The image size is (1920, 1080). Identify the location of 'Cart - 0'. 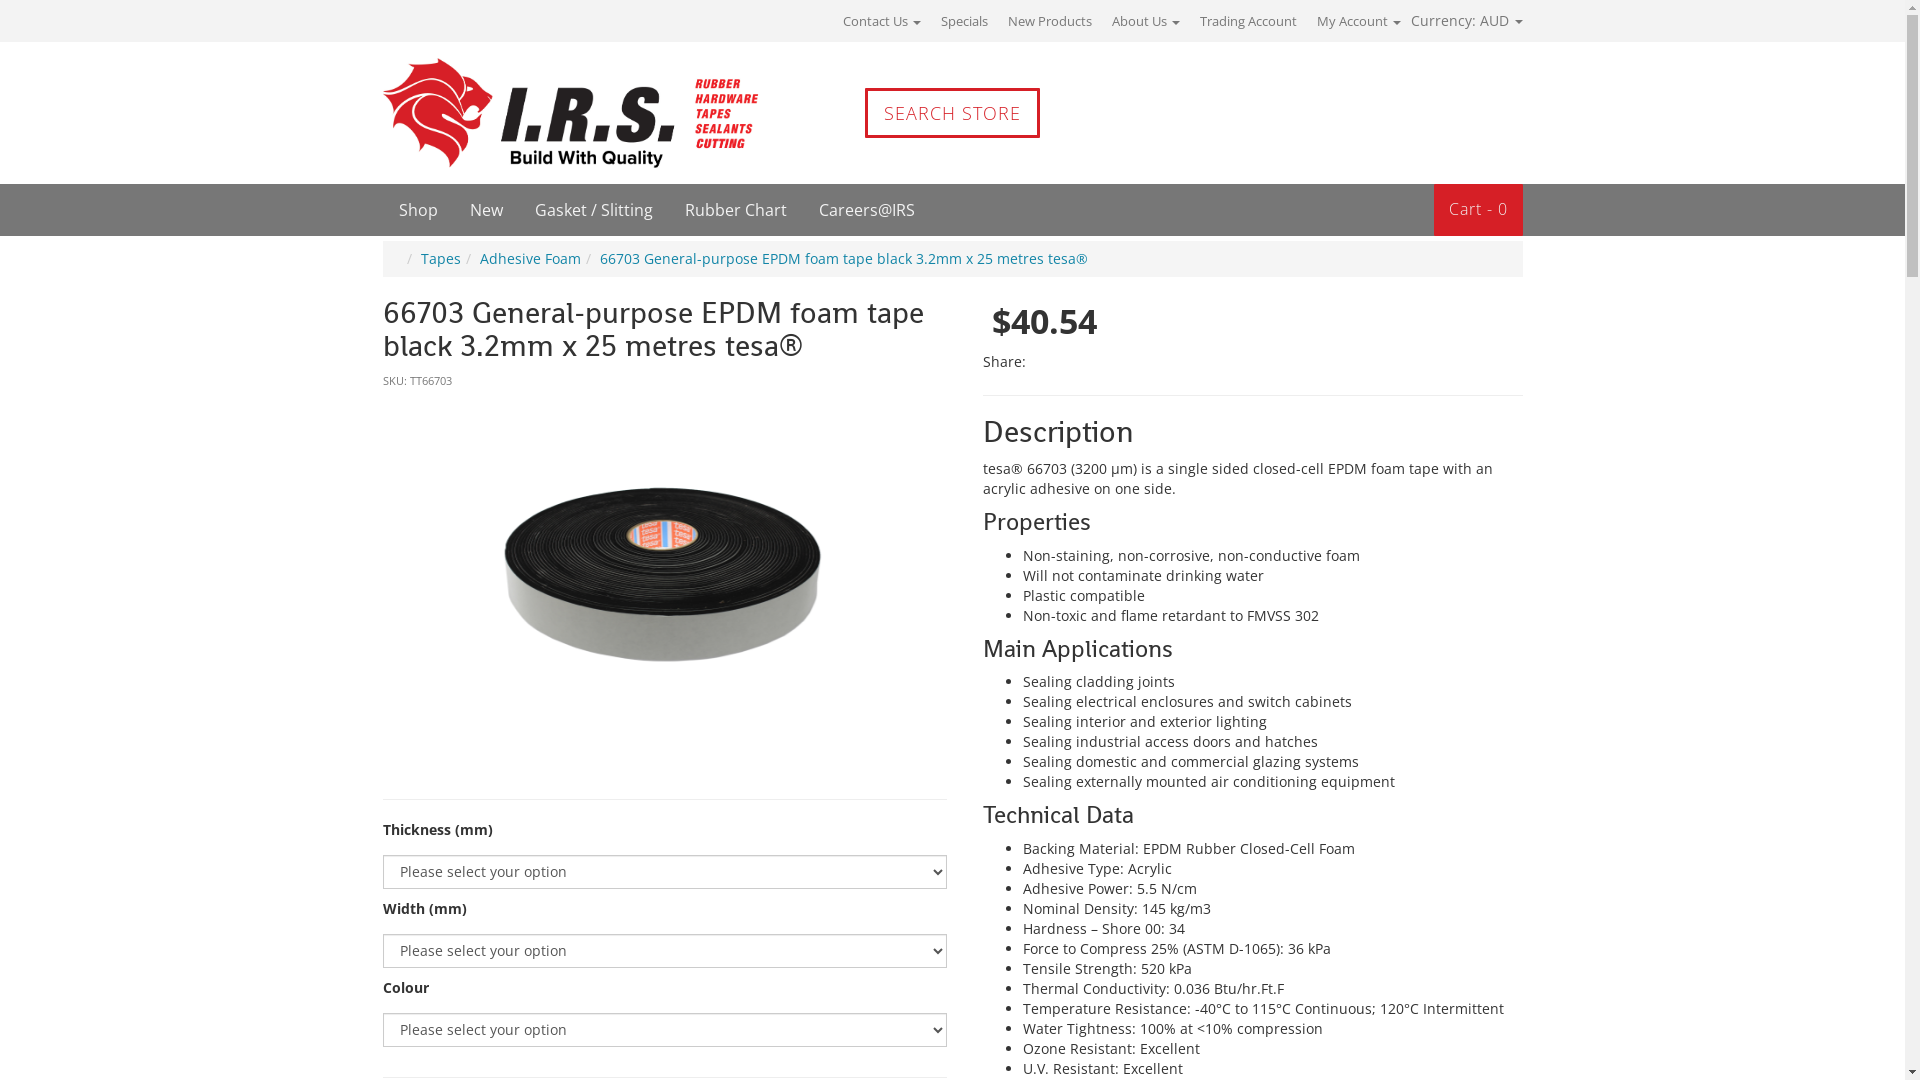
(1478, 209).